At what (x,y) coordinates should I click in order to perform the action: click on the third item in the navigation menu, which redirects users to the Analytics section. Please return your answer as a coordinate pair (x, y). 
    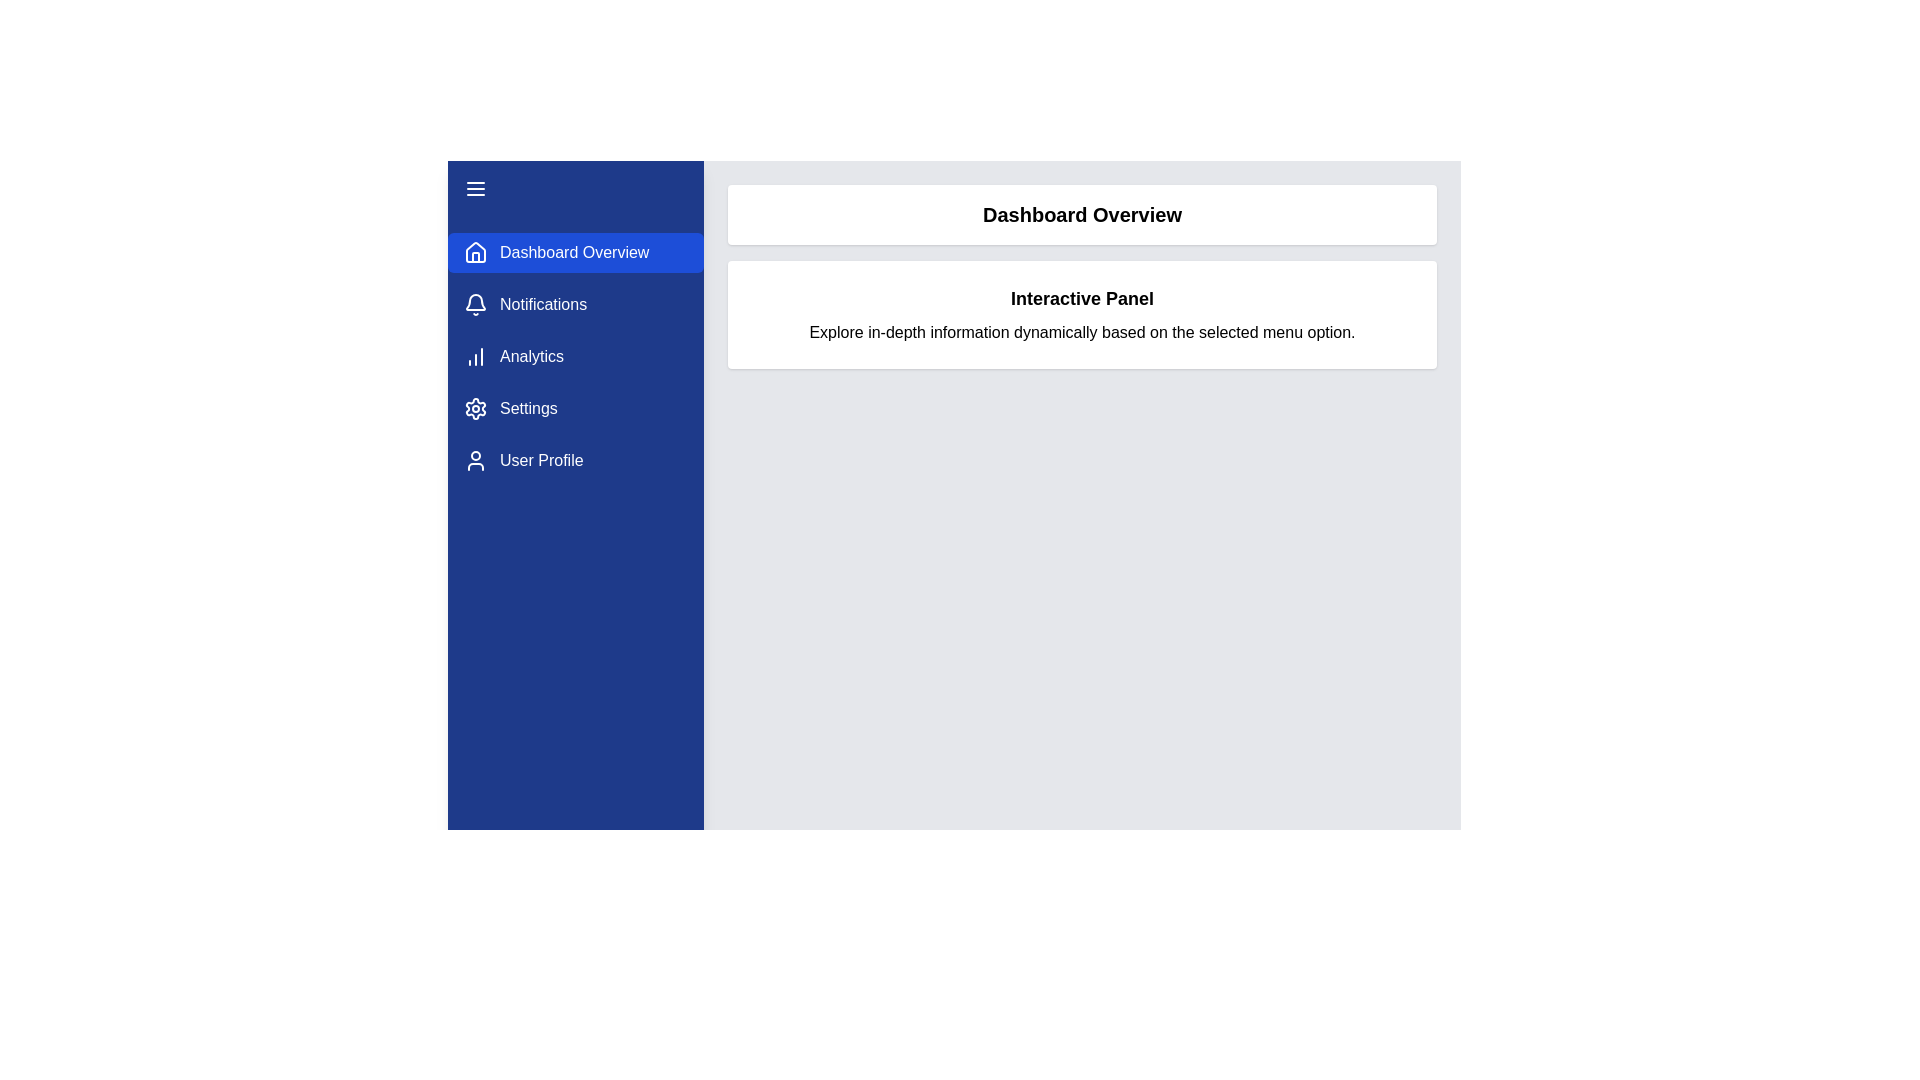
    Looking at the image, I should click on (575, 356).